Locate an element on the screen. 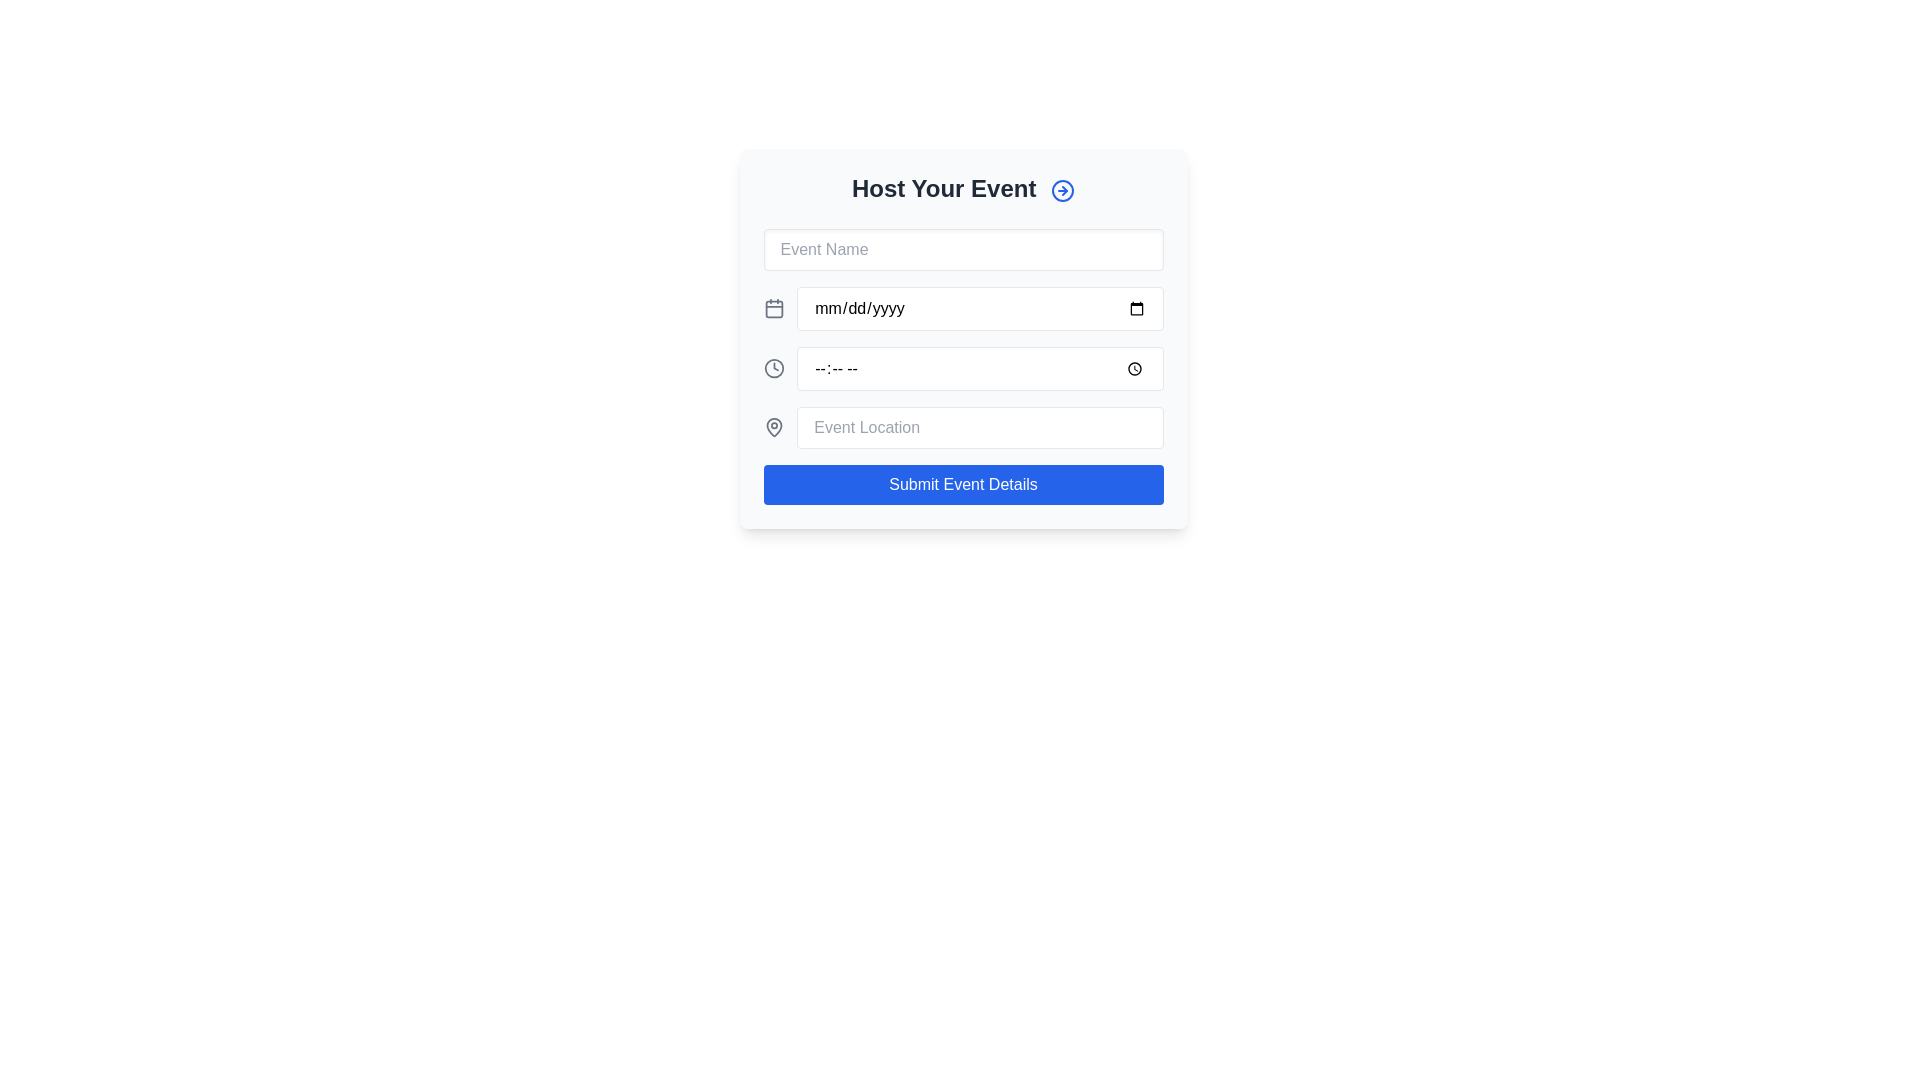  the SVG circle element that is part of the decorative clock icon, positioned centrally to the right of the time selection input field is located at coordinates (773, 369).